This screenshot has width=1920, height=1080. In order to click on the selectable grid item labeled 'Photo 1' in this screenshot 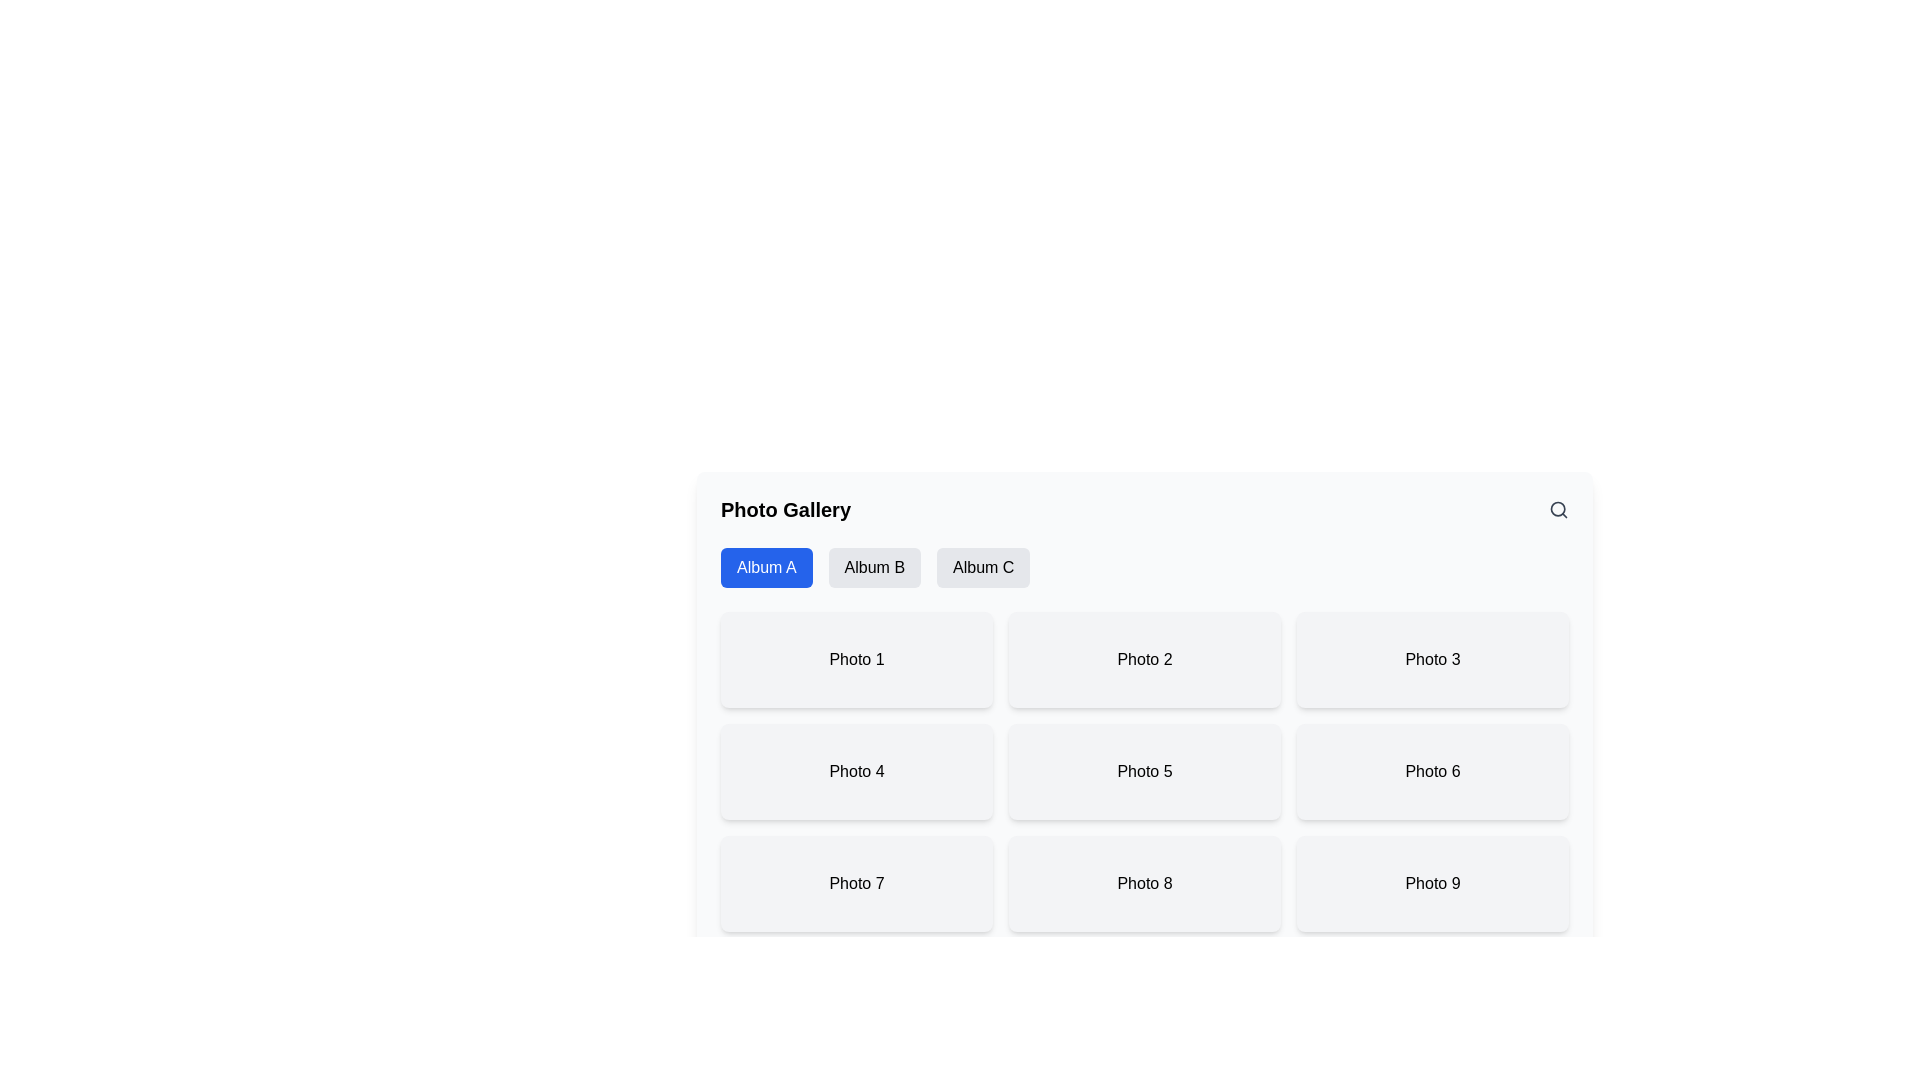, I will do `click(857, 659)`.